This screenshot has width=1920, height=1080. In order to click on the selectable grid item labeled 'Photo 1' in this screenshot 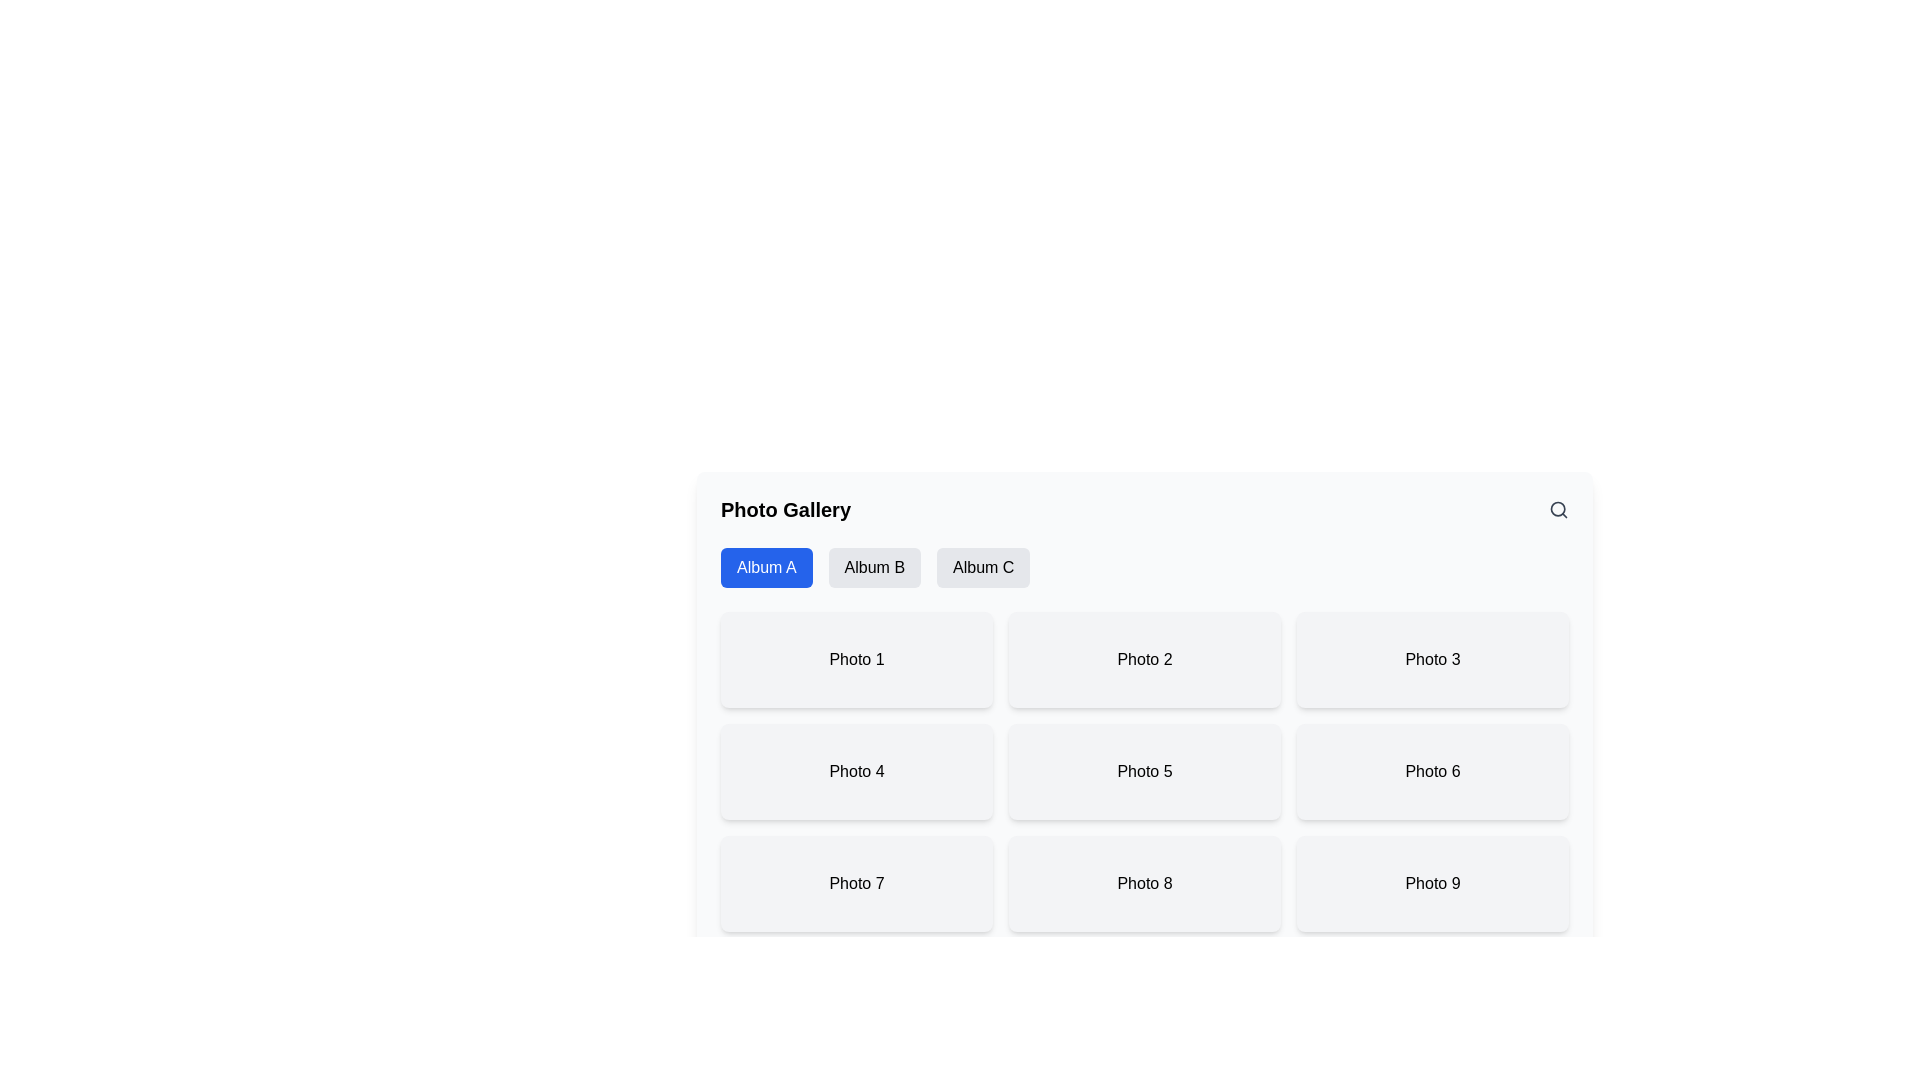, I will do `click(857, 659)`.